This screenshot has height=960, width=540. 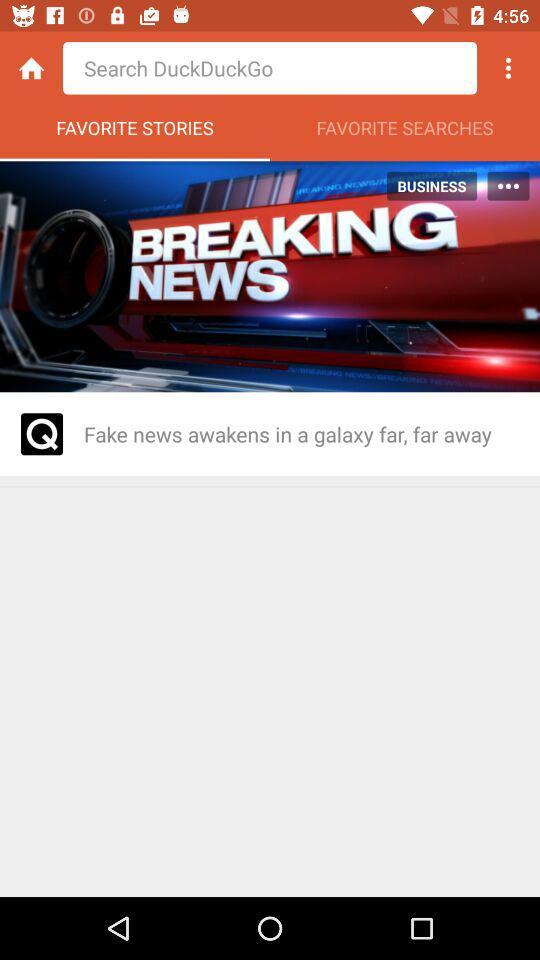 What do you see at coordinates (508, 68) in the screenshot?
I see `open browsing options` at bounding box center [508, 68].